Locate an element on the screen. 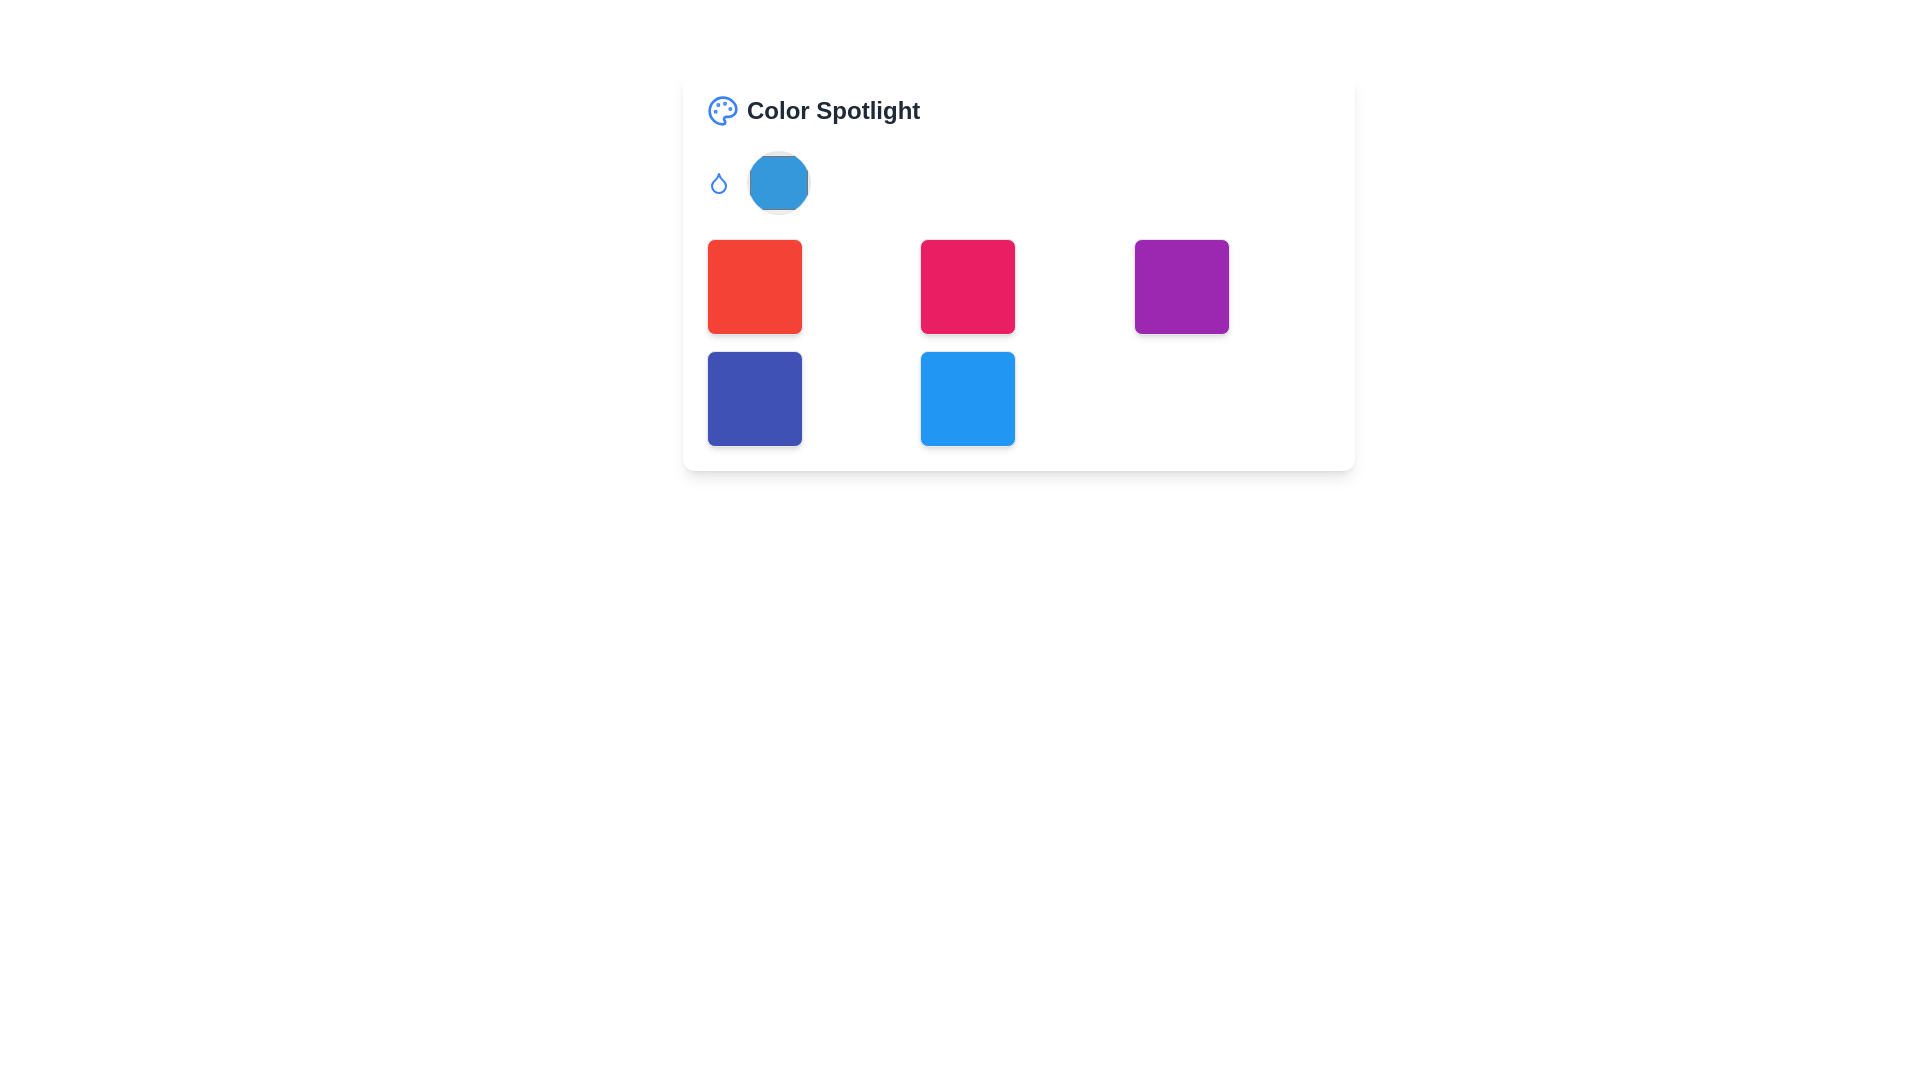 The width and height of the screenshot is (1920, 1080). the blue decorative block or color selection tile, which is the fifth item in a grid layout is located at coordinates (968, 398).